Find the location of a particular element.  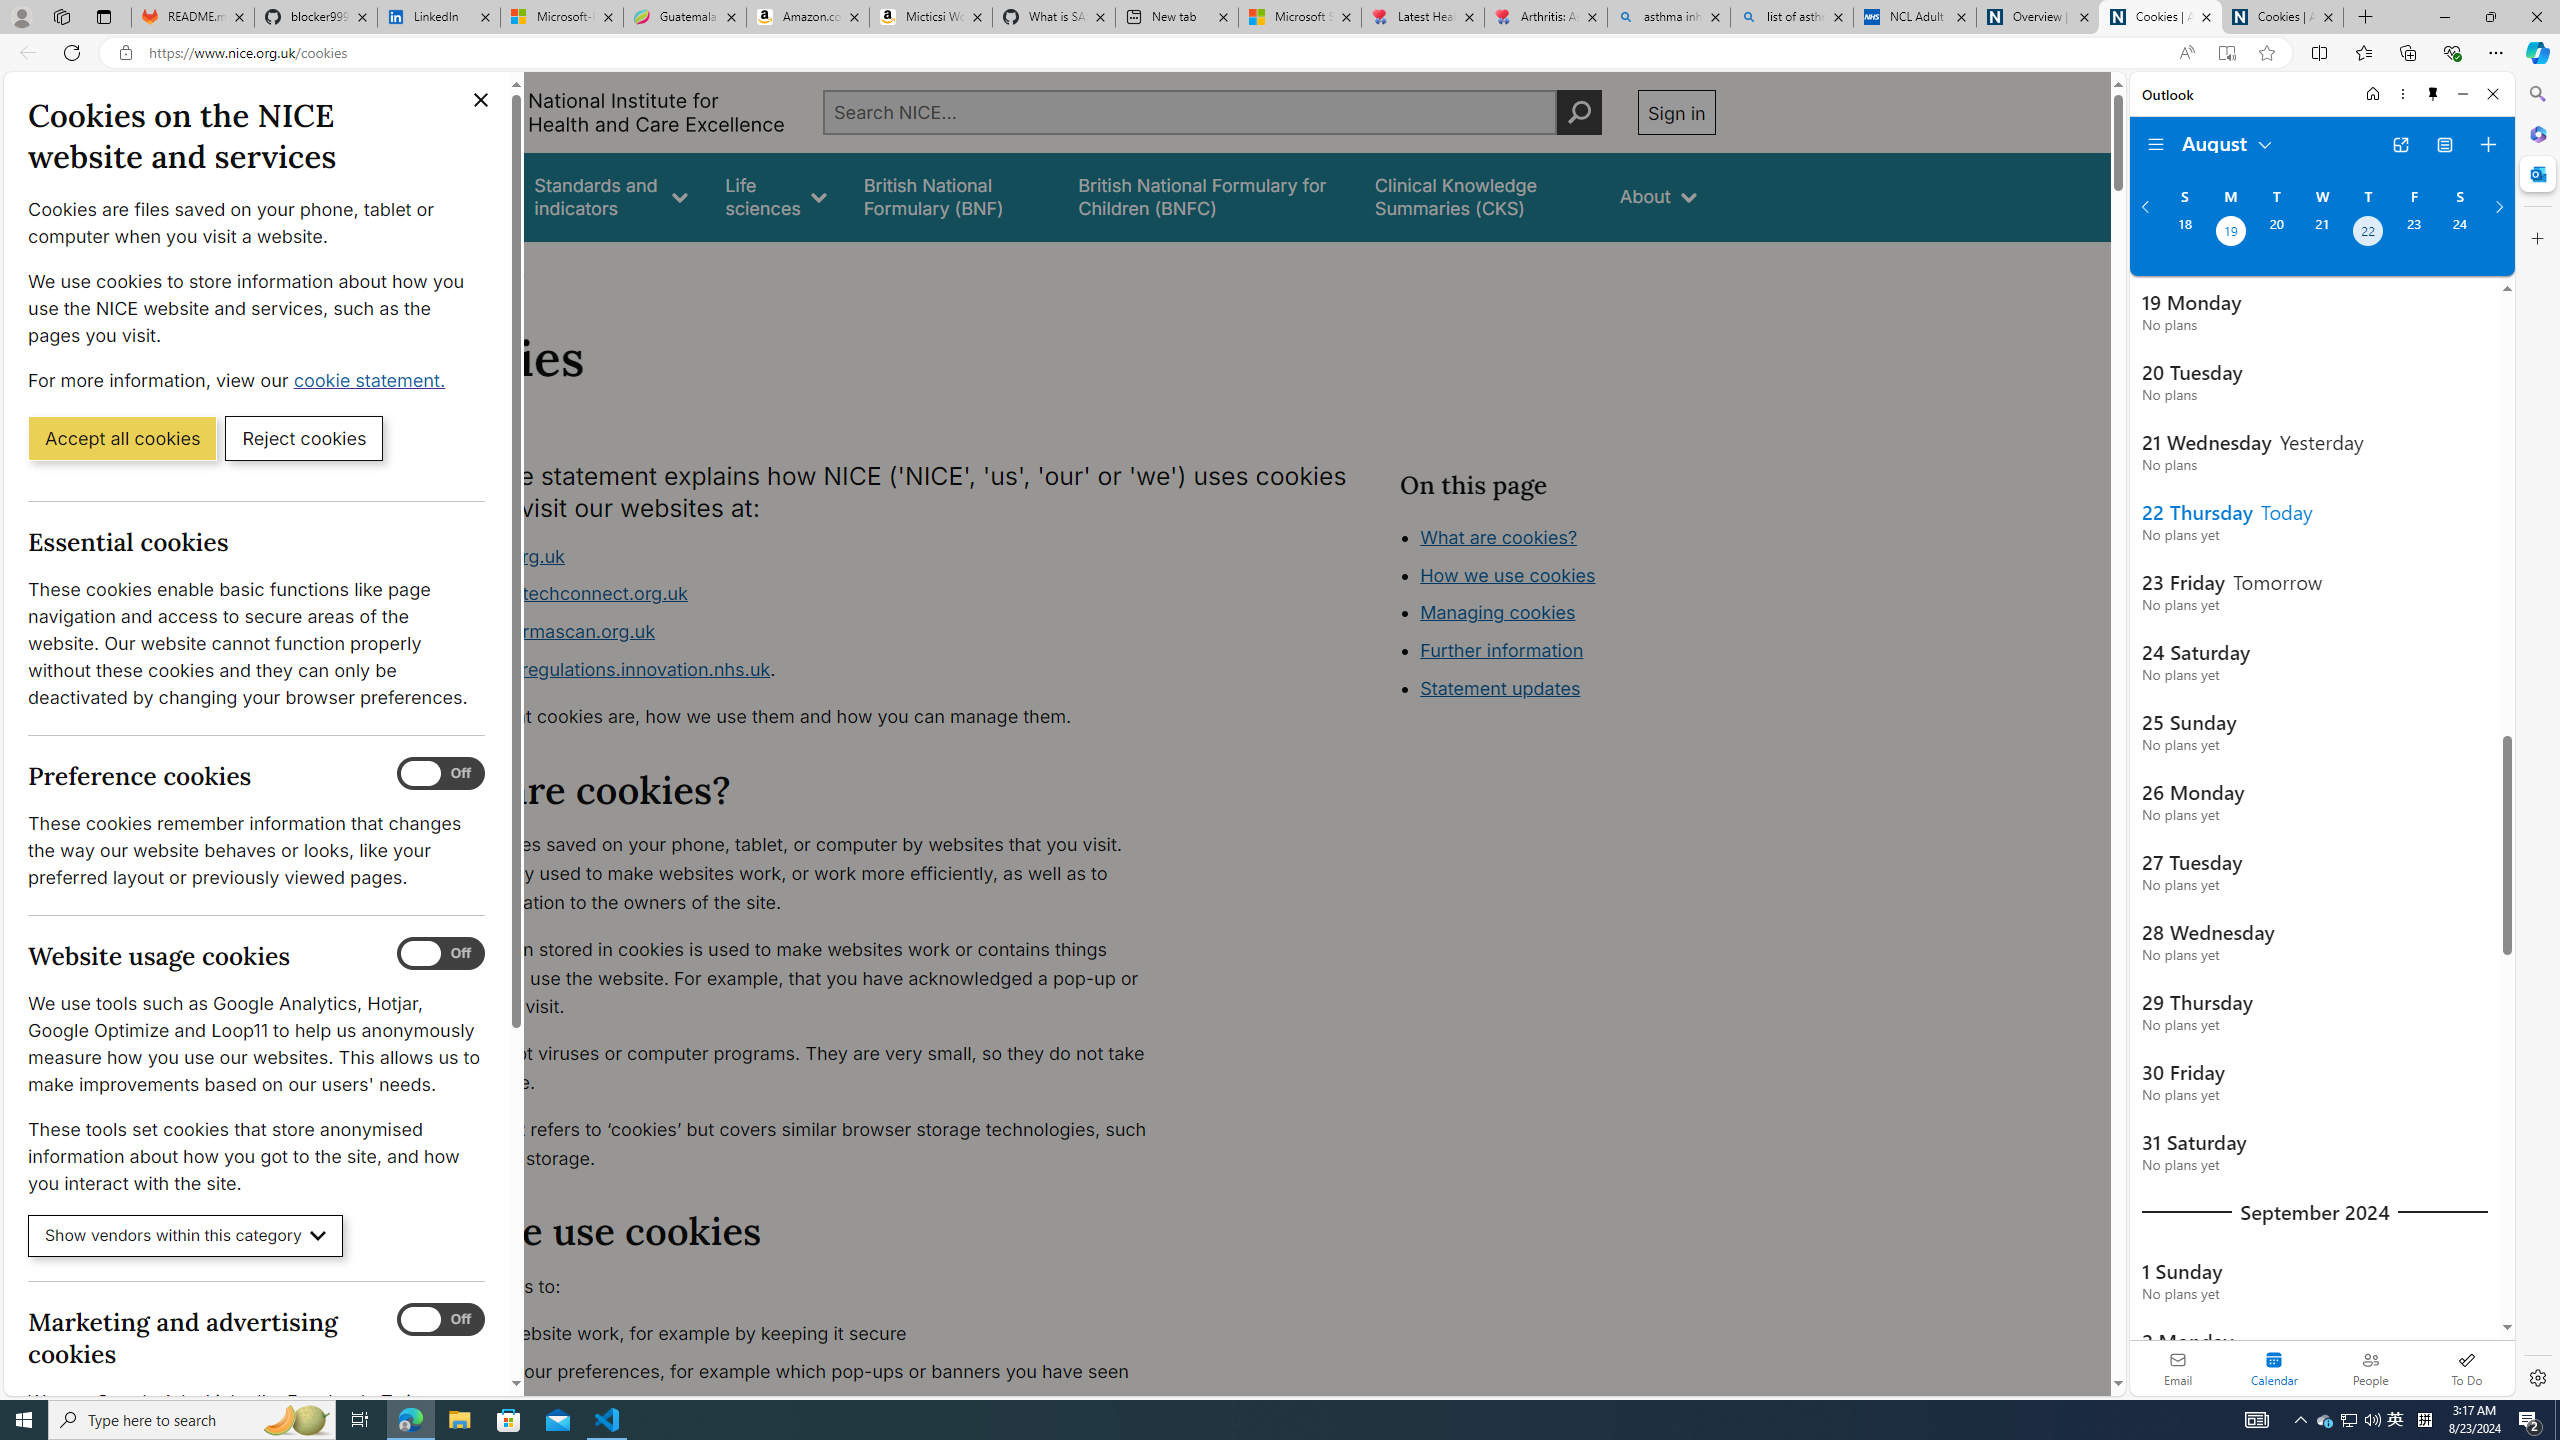

'Marketing and advertising cookies' is located at coordinates (440, 1320).